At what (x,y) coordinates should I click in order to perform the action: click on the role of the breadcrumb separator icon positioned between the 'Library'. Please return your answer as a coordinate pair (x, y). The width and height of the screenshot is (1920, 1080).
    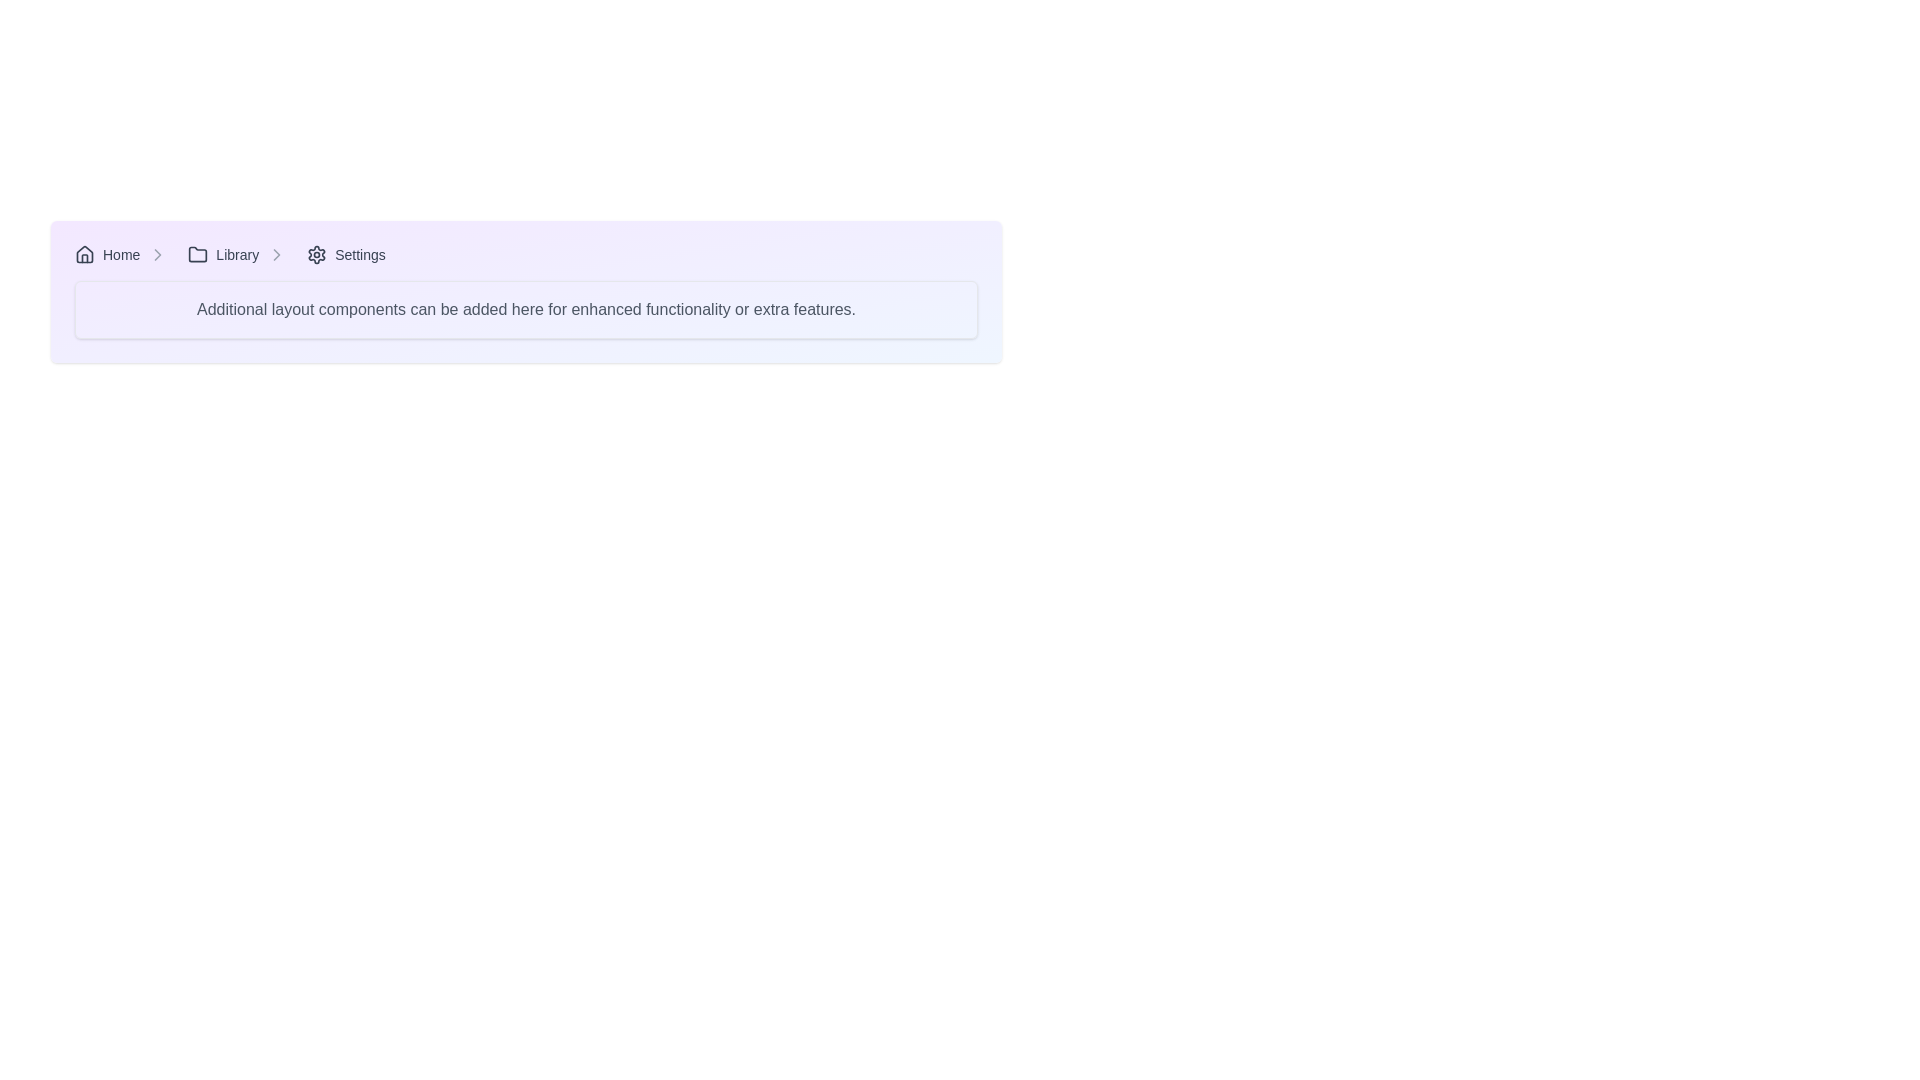
    Looking at the image, I should click on (276, 253).